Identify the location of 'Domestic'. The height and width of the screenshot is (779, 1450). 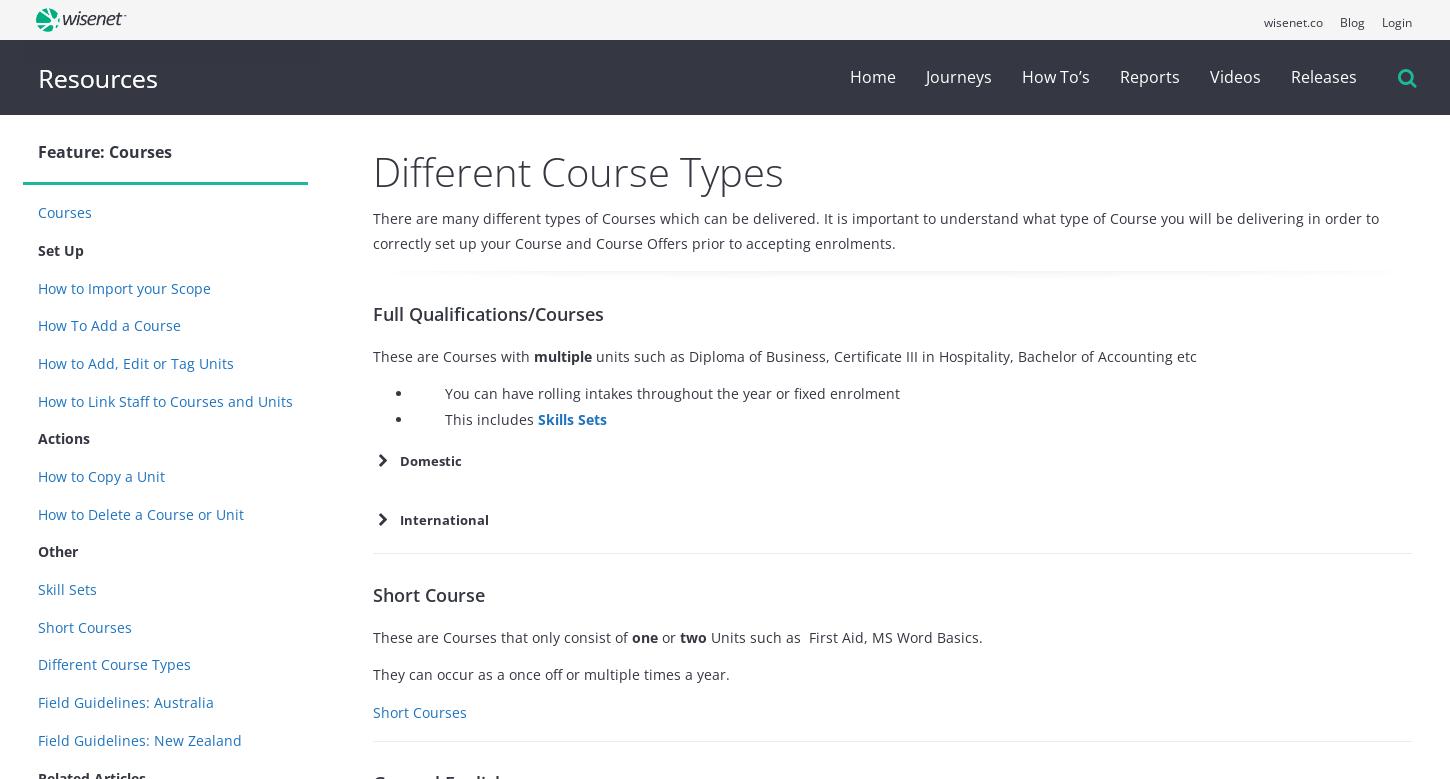
(429, 460).